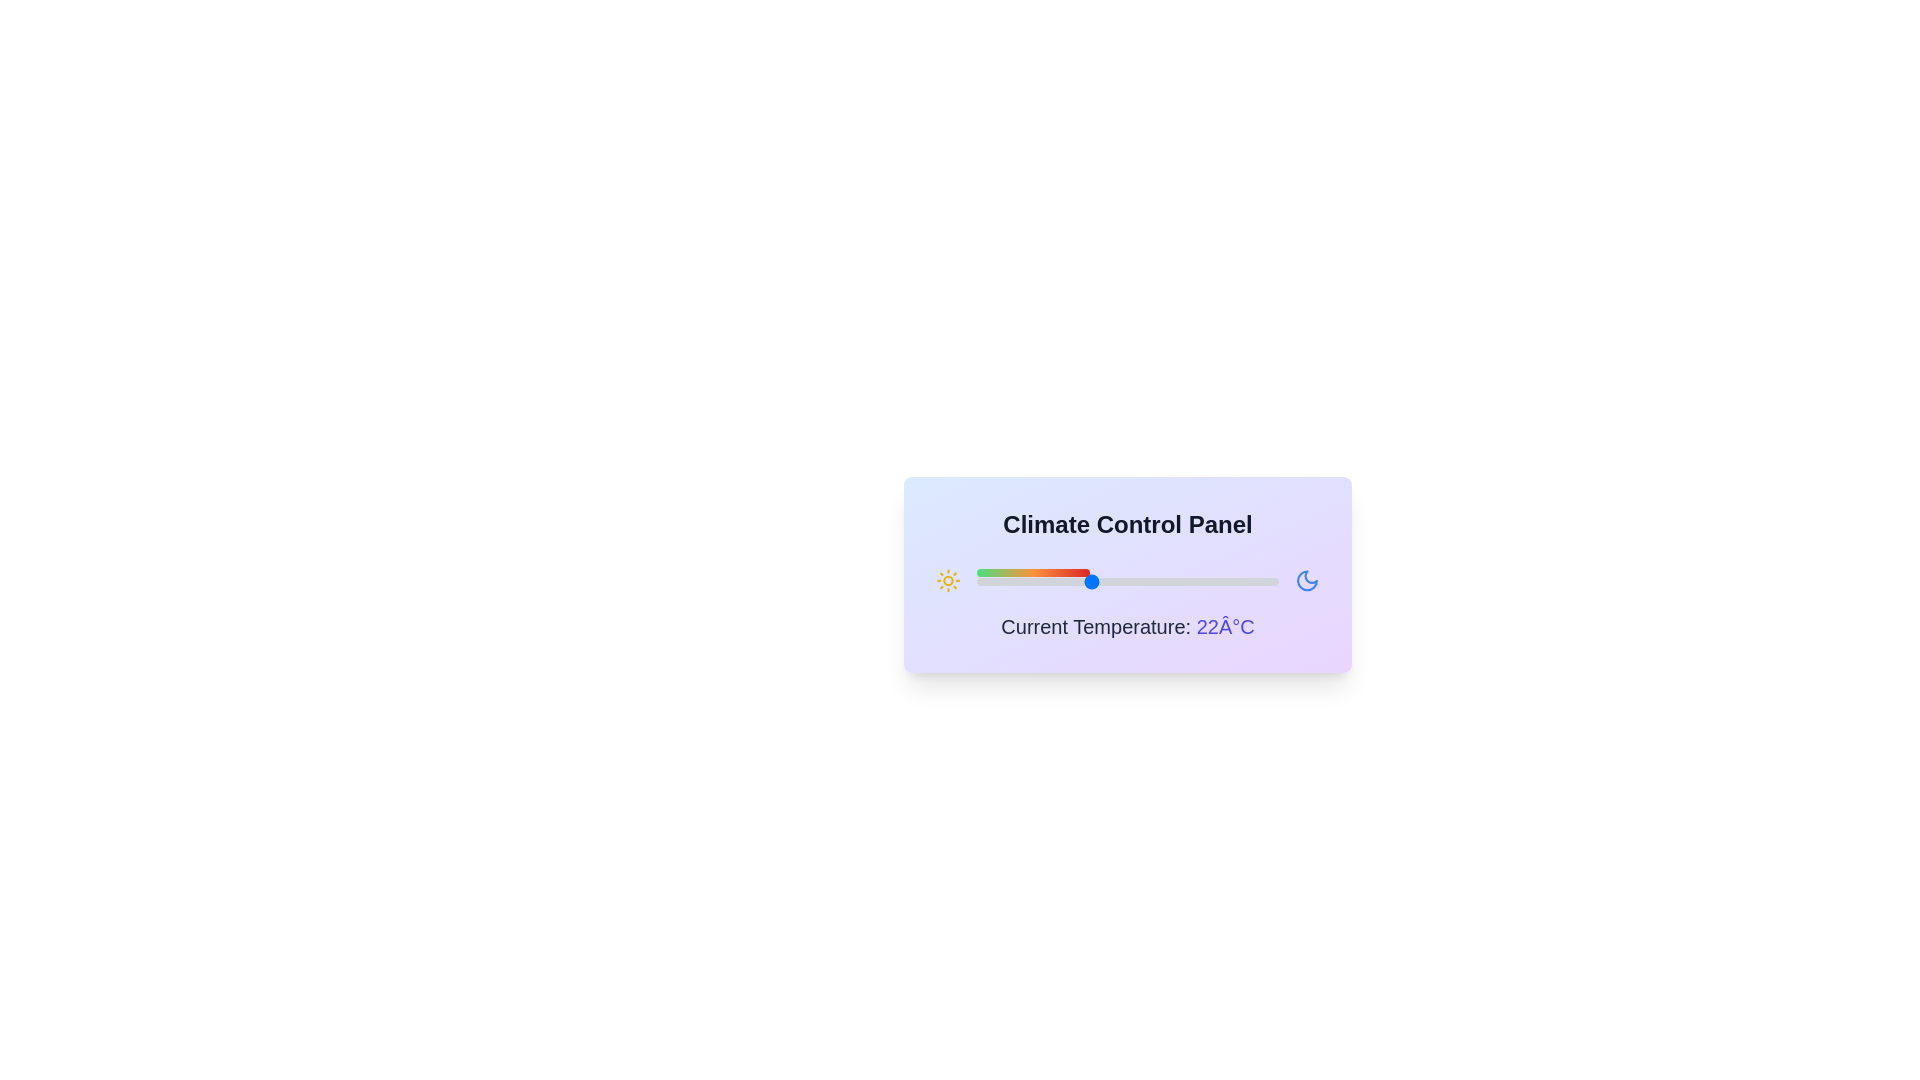 This screenshot has width=1920, height=1080. I want to click on text displaying the current temperature value, which is located at the end of the phrase 'Current Temperature: 22°C' in the 'Climate Control Panel', so click(1224, 626).